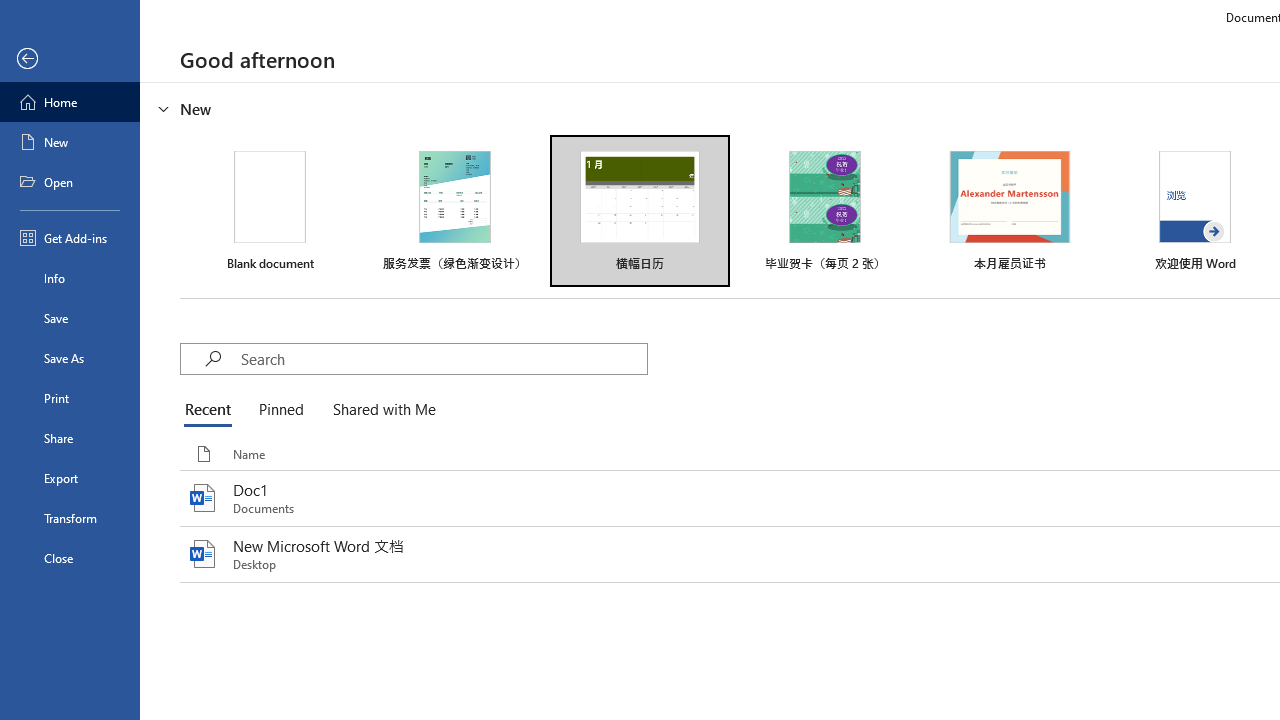 This screenshot has width=1280, height=720. Describe the element at coordinates (69, 277) in the screenshot. I see `'Info'` at that location.